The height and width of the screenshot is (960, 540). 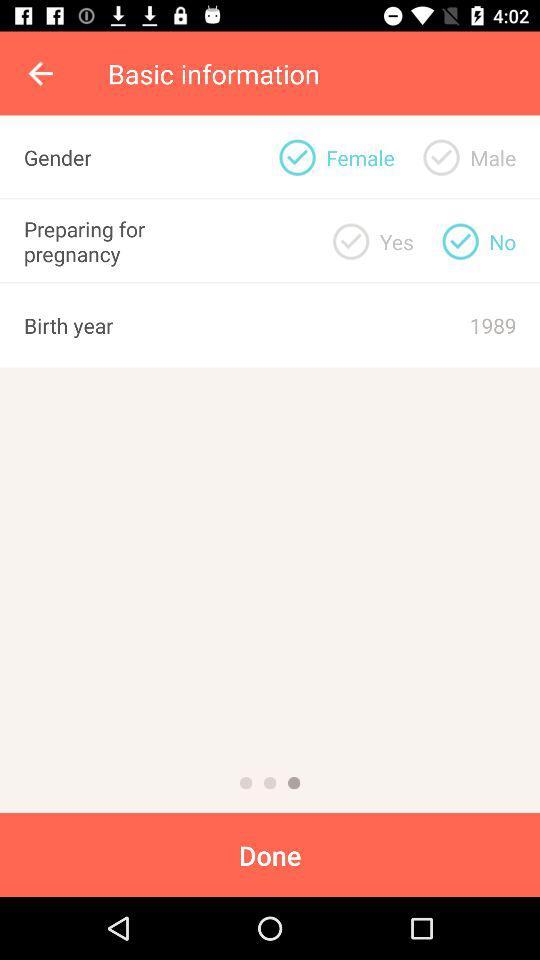 What do you see at coordinates (460, 240) in the screenshot?
I see `the check icon` at bounding box center [460, 240].